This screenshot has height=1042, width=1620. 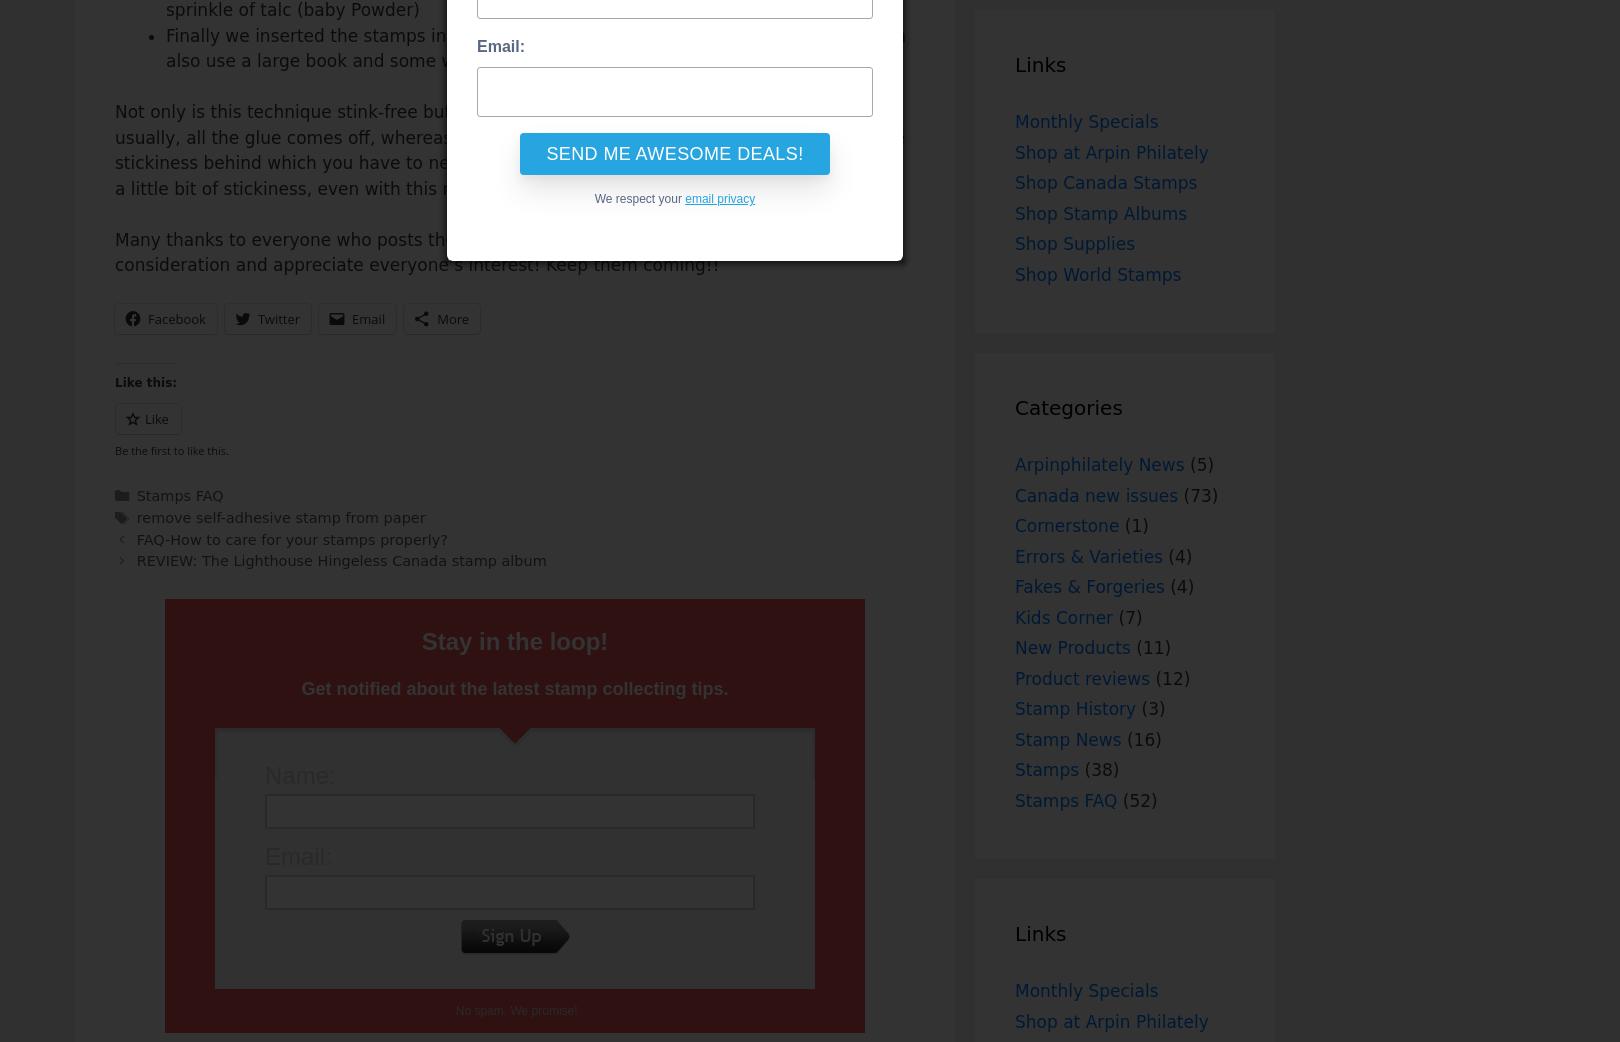 I want to click on 'Email', so click(x=367, y=318).